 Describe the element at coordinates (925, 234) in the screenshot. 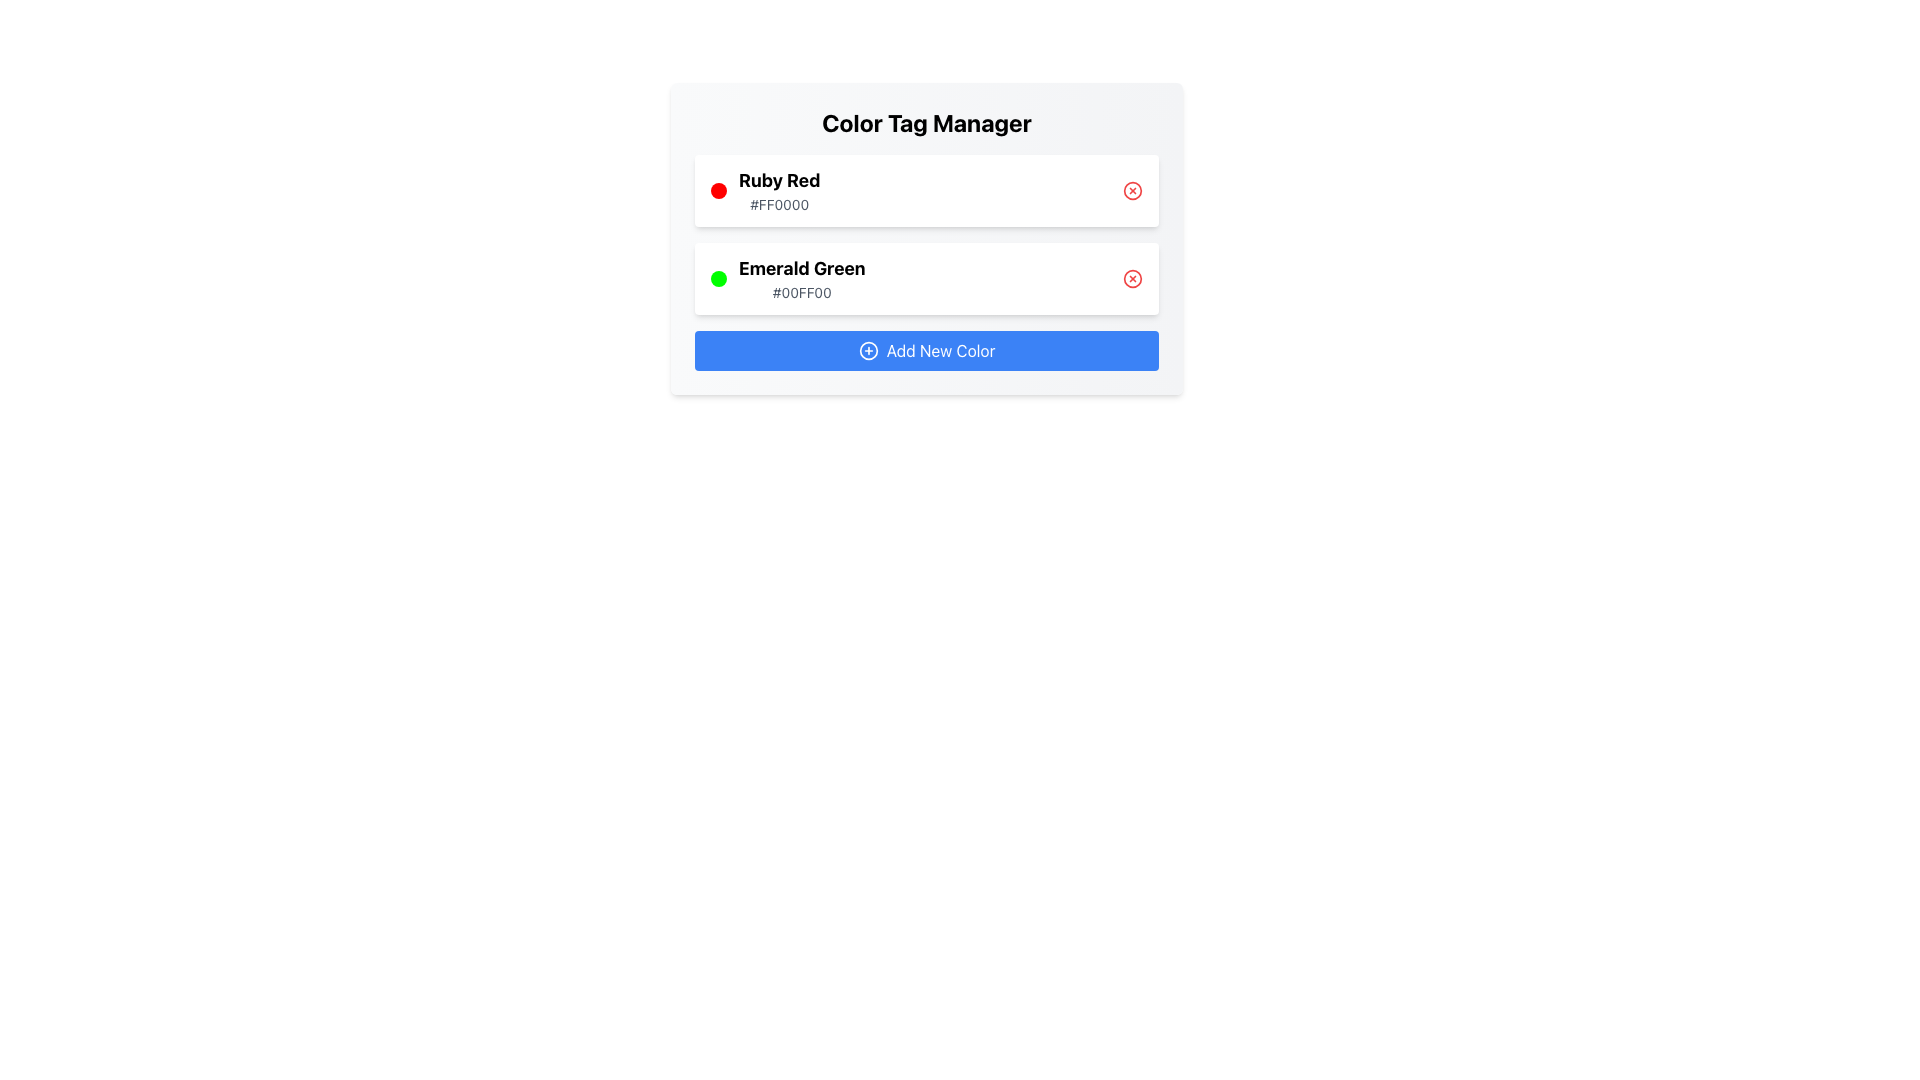

I see `an individual item in the List of color tags located under the 'Color Tag Manager' title, which presents two color options with labels and color-coded dots` at that location.